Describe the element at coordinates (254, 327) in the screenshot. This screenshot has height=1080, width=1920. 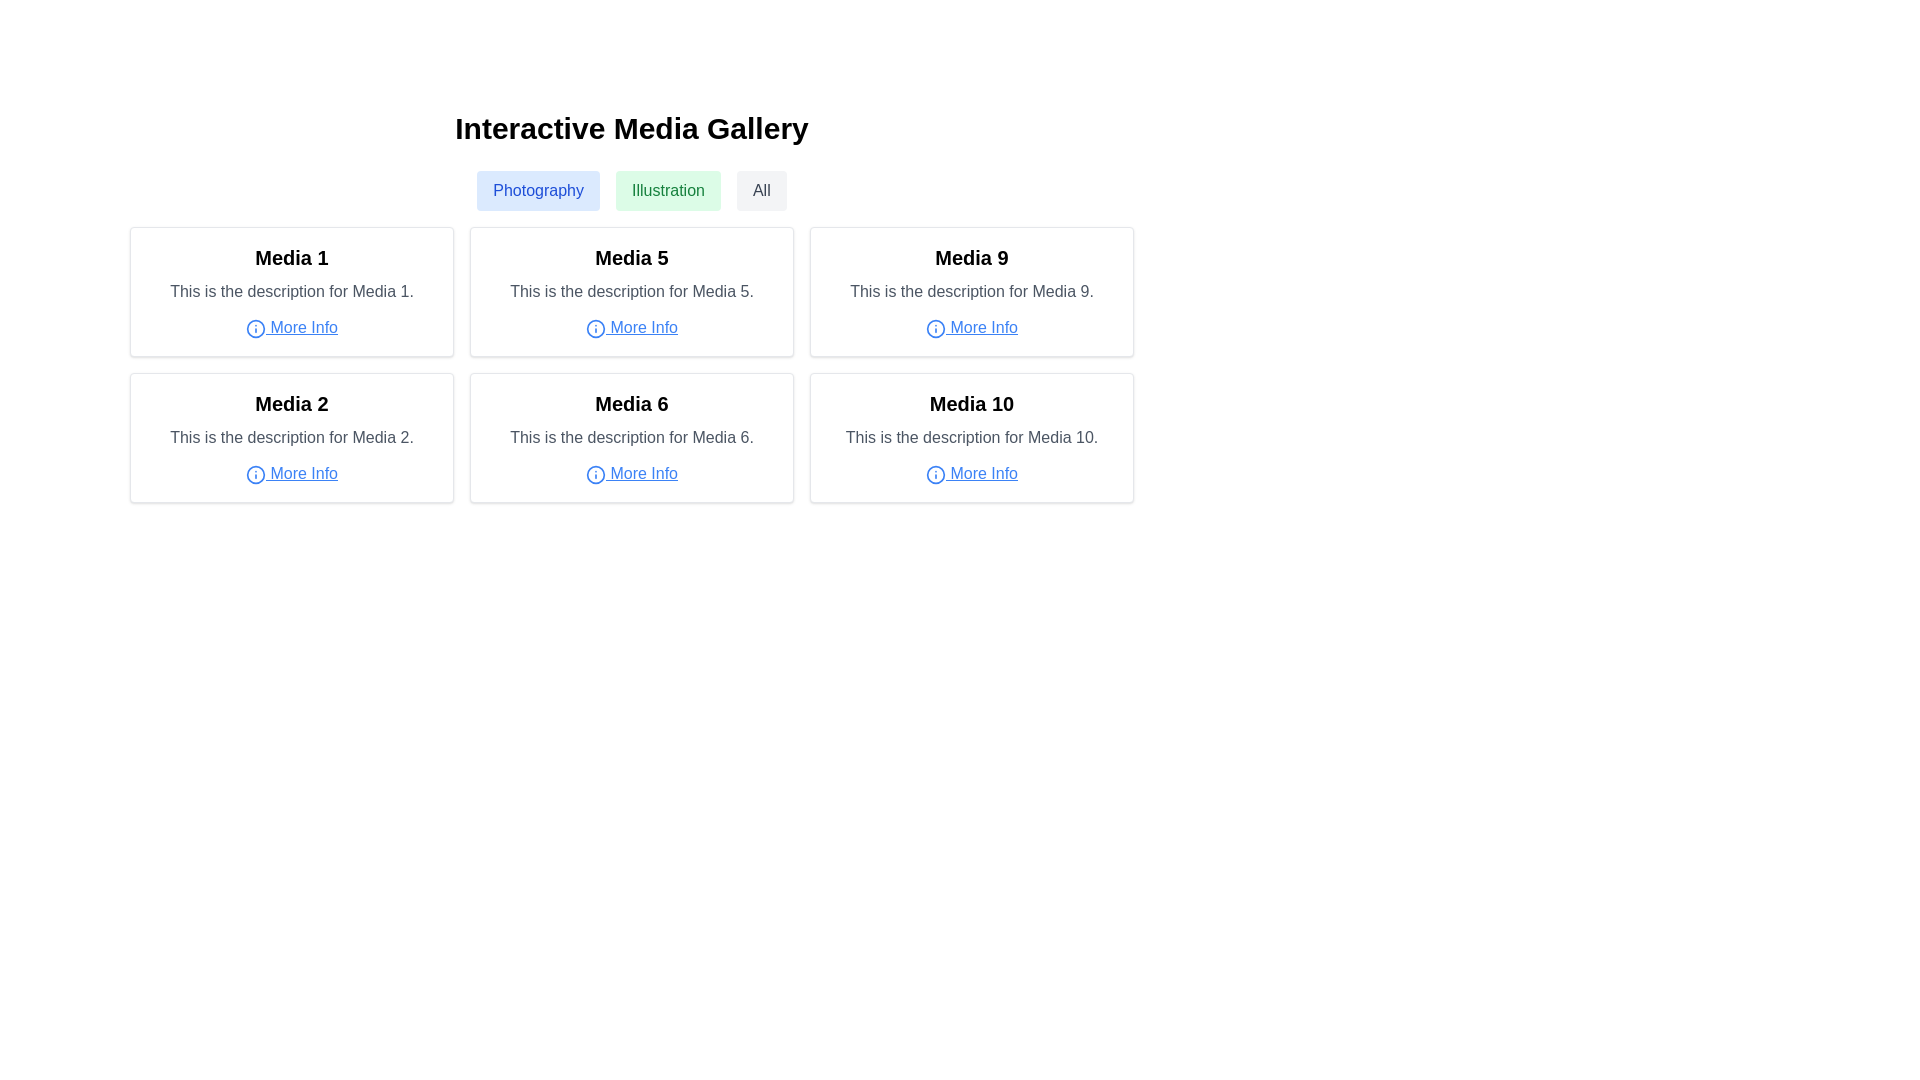
I see `the circular information icon within the 'More Info' link located beneath the description for 'Media 1' in the top-left card of the grid` at that location.